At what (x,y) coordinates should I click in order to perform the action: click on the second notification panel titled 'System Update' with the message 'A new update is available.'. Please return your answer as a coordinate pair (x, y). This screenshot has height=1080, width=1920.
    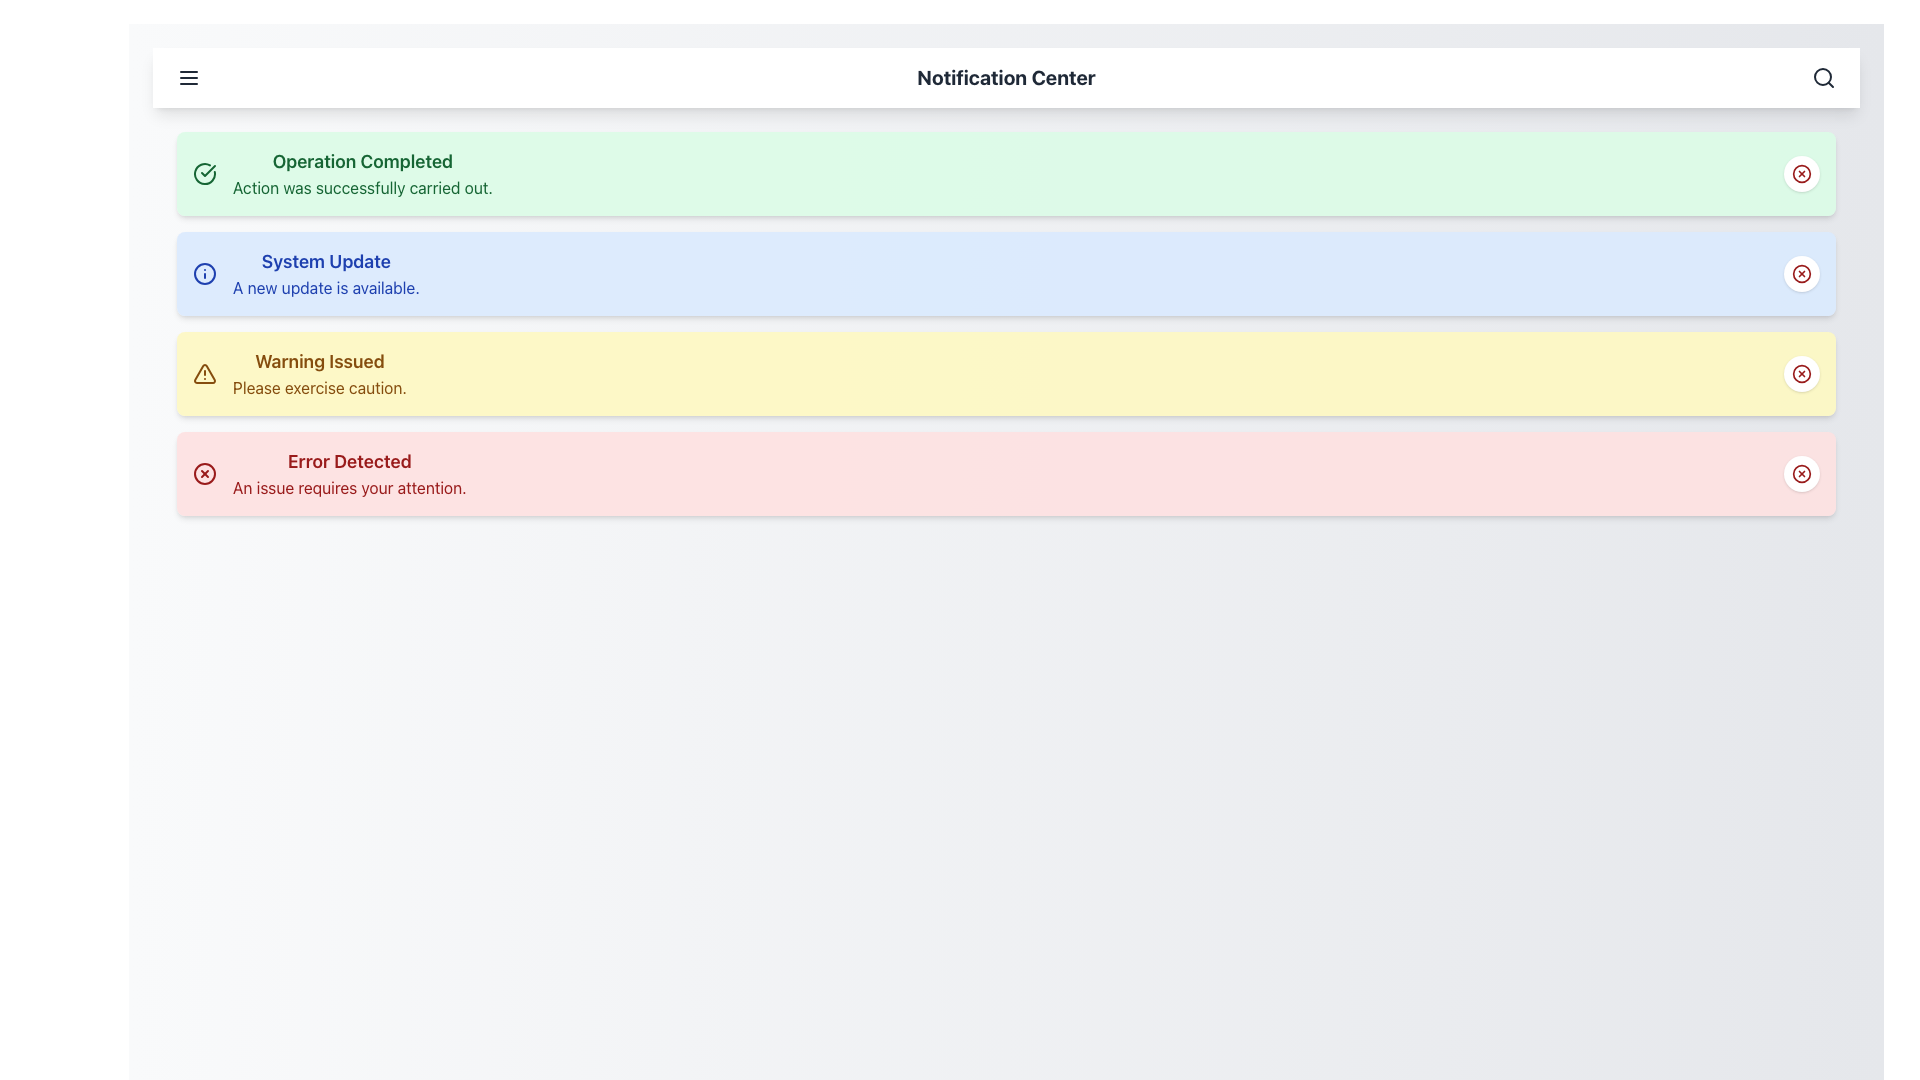
    Looking at the image, I should click on (1006, 273).